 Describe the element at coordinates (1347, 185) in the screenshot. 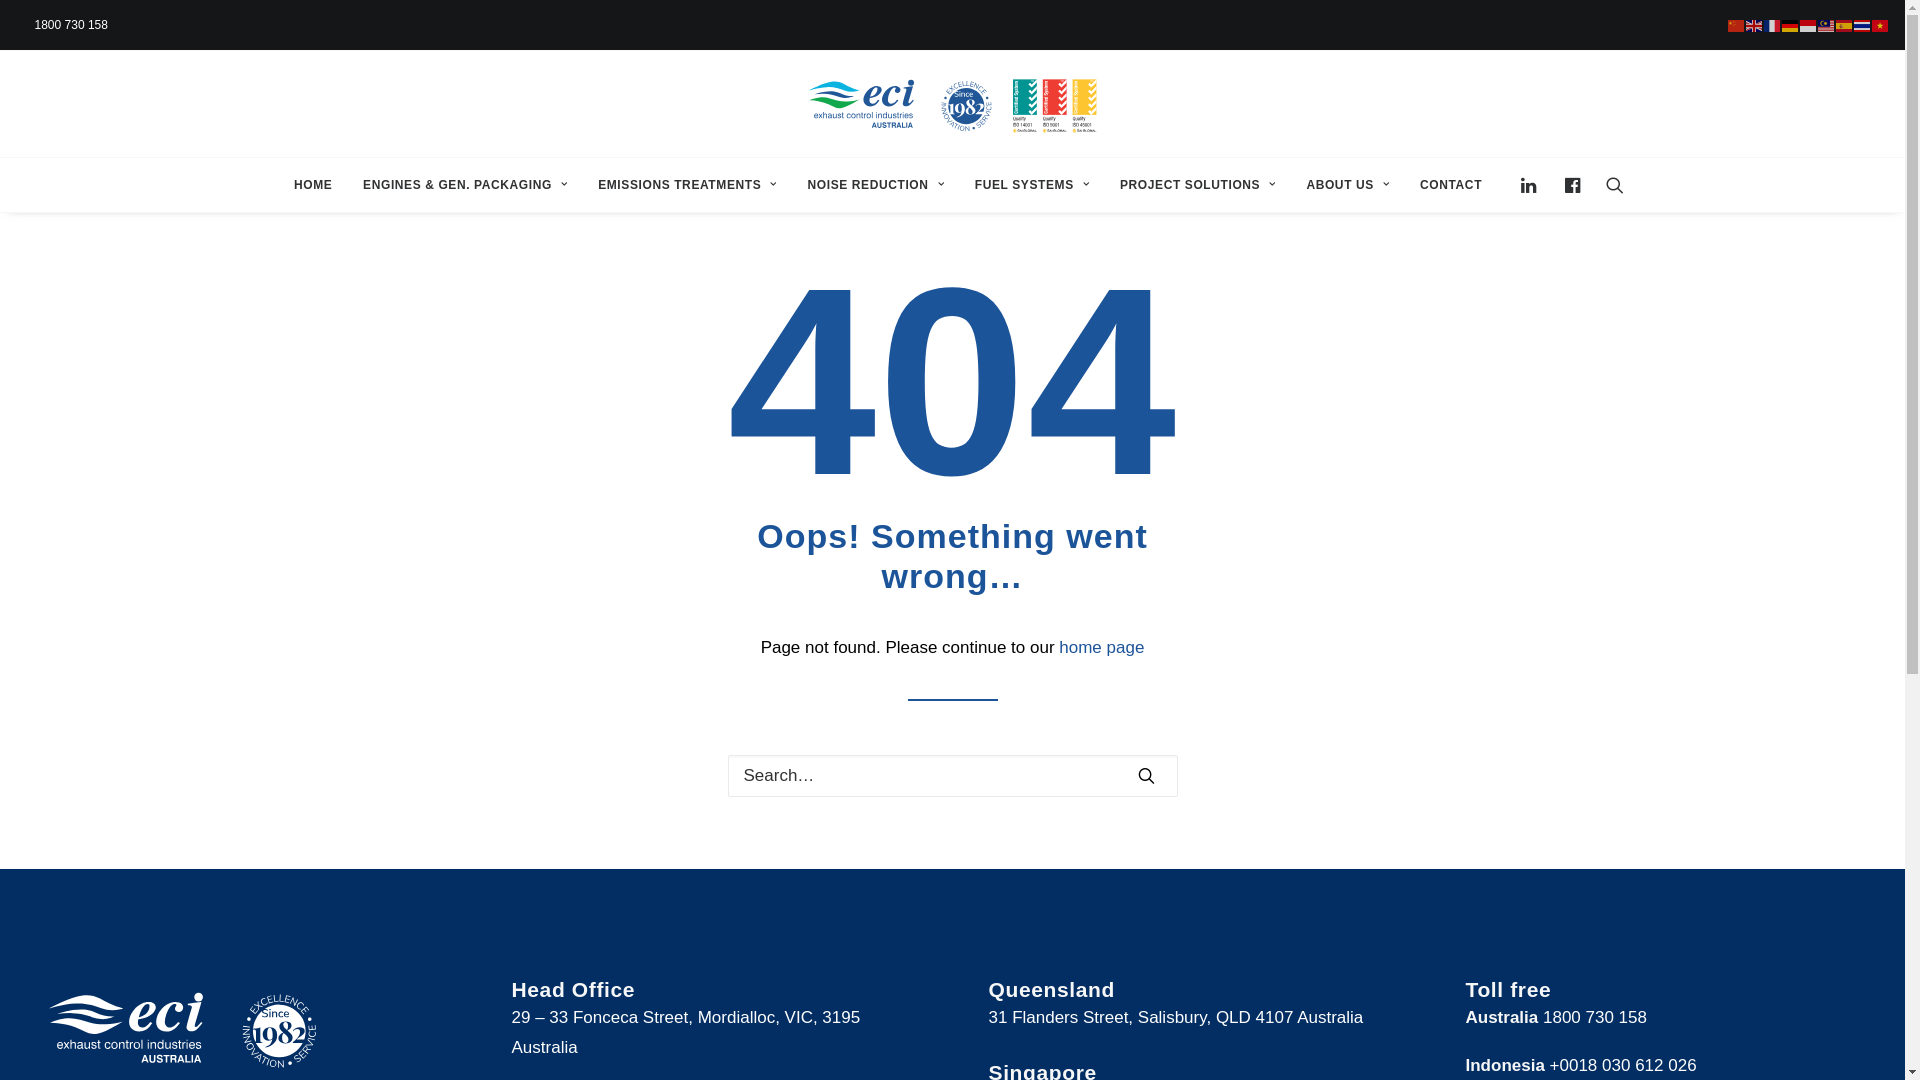

I see `'ABOUT US'` at that location.